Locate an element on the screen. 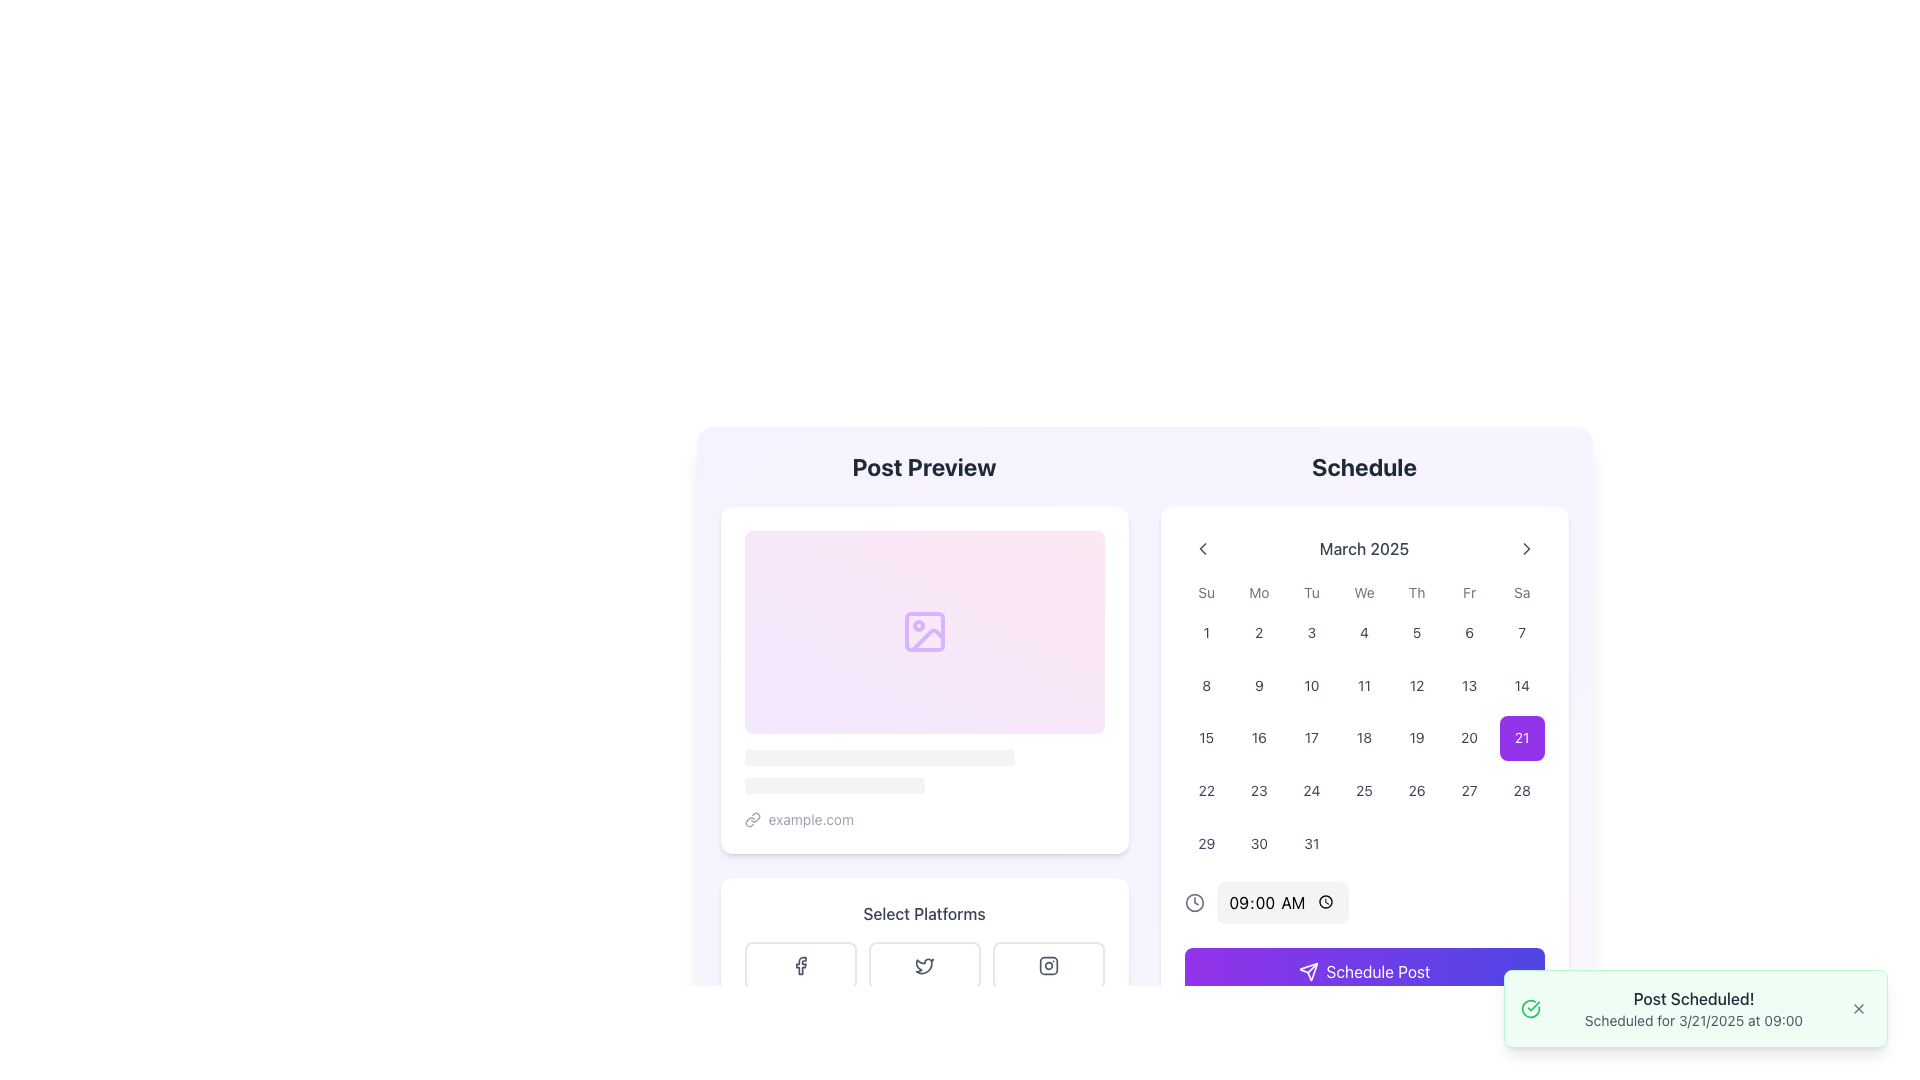  the decorative boundary for the Instagram logo, which is the third icon in a sequence of selectable platform icons is located at coordinates (1047, 964).